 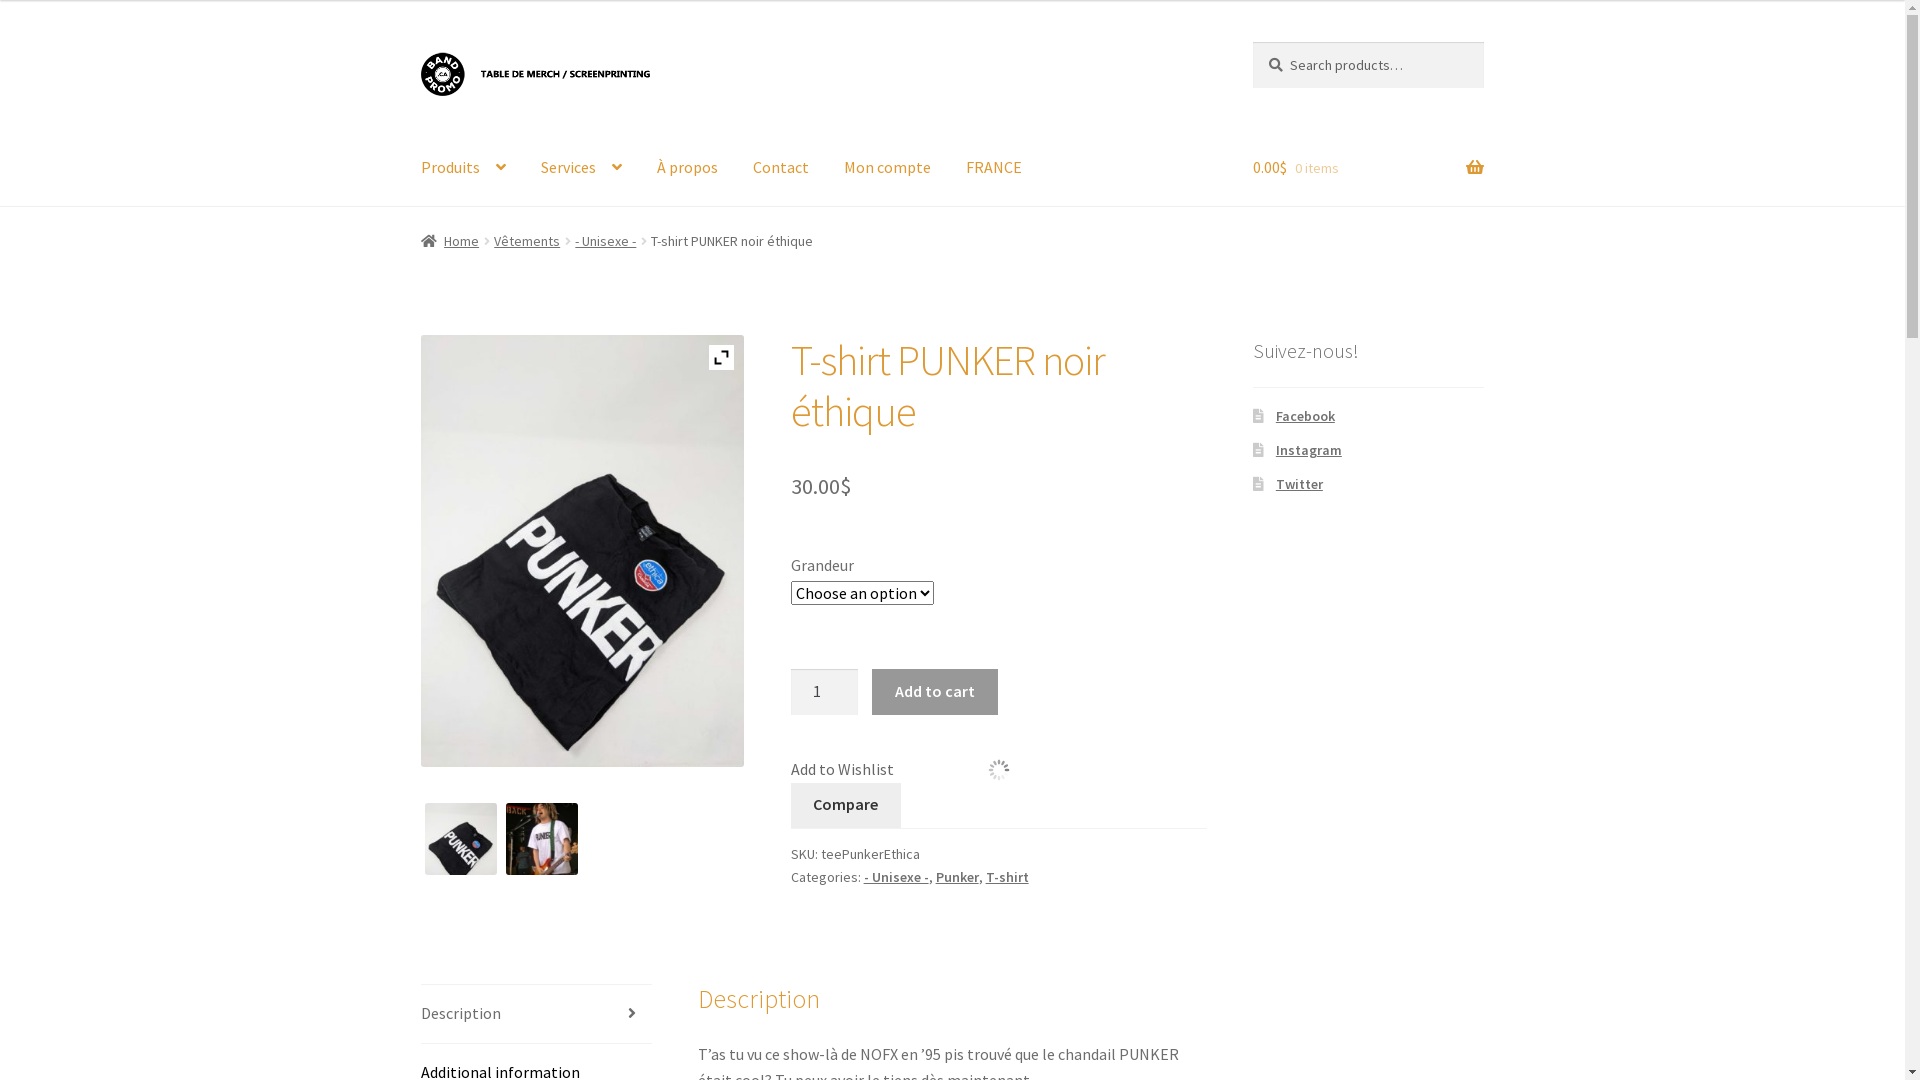 What do you see at coordinates (872, 690) in the screenshot?
I see `'Add to cart'` at bounding box center [872, 690].